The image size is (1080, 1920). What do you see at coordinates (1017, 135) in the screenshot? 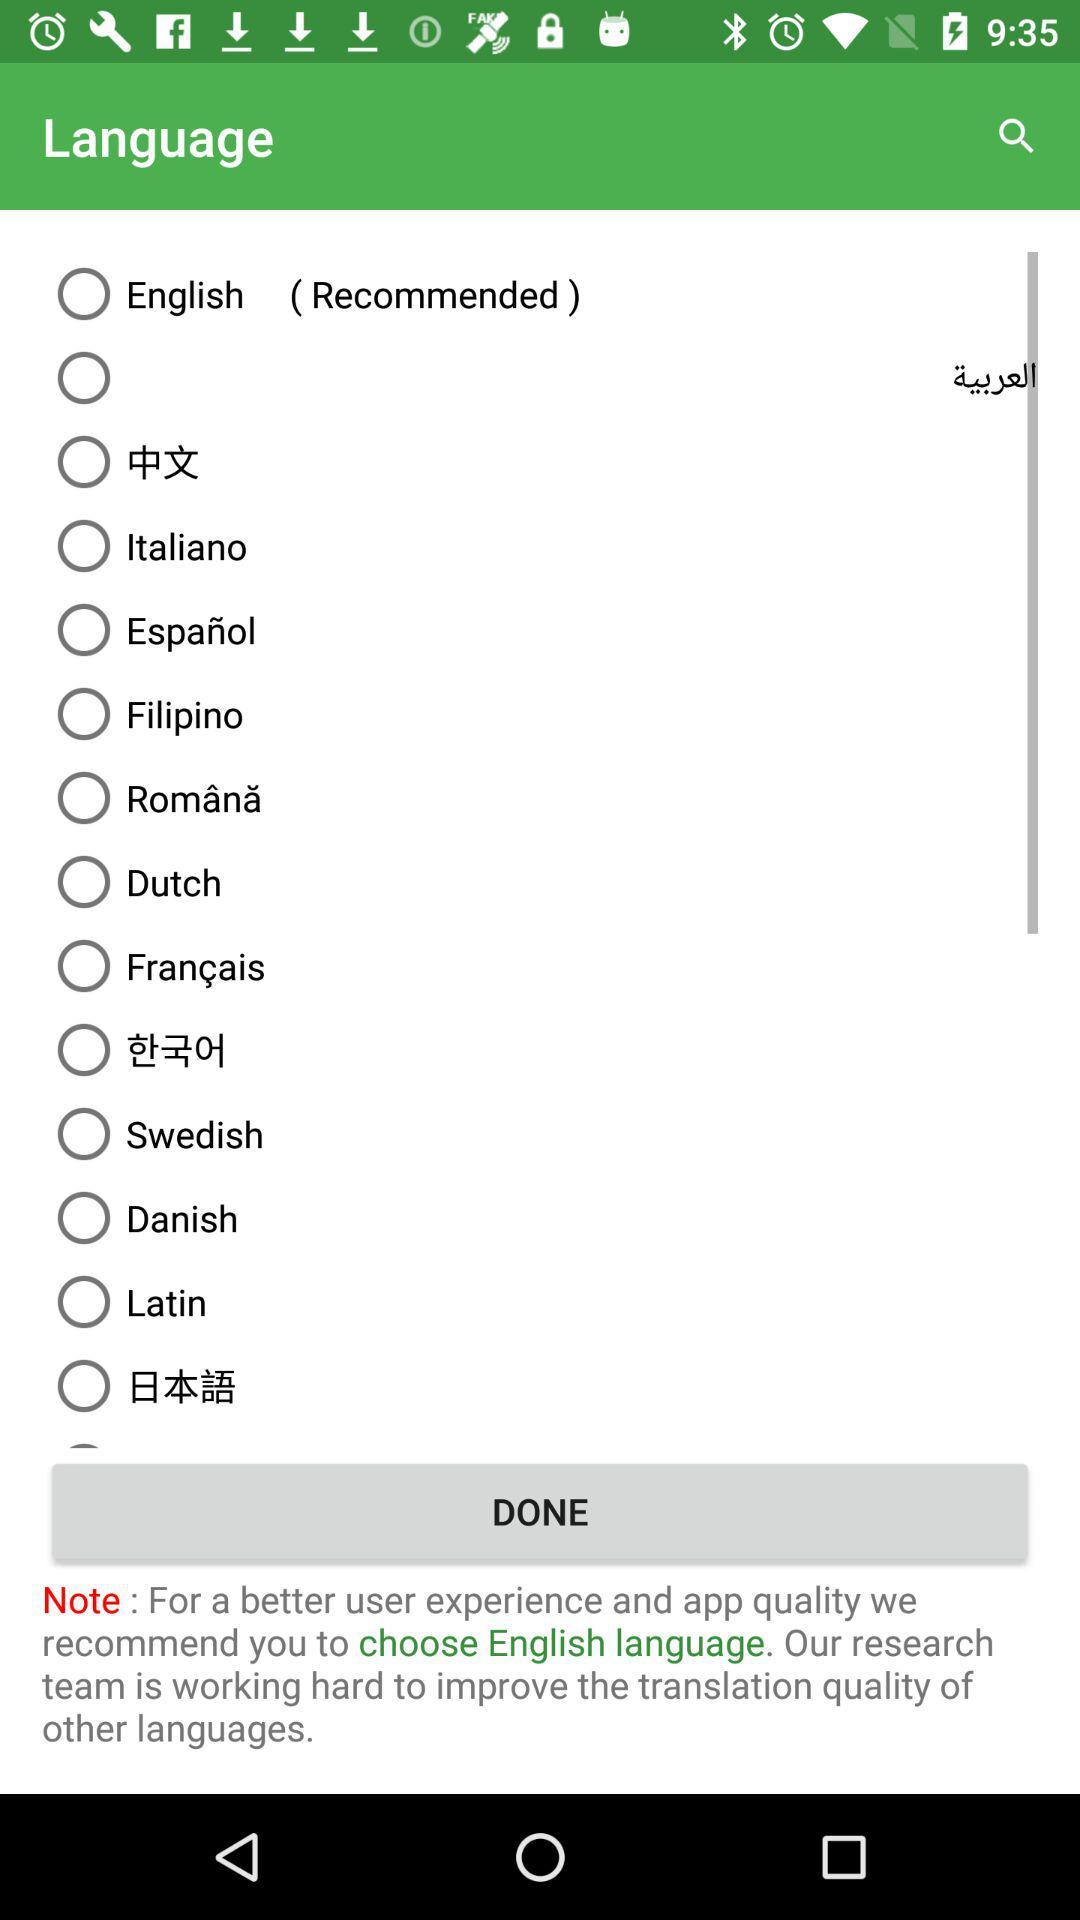
I see `item above the english     ( recommended ) item` at bounding box center [1017, 135].